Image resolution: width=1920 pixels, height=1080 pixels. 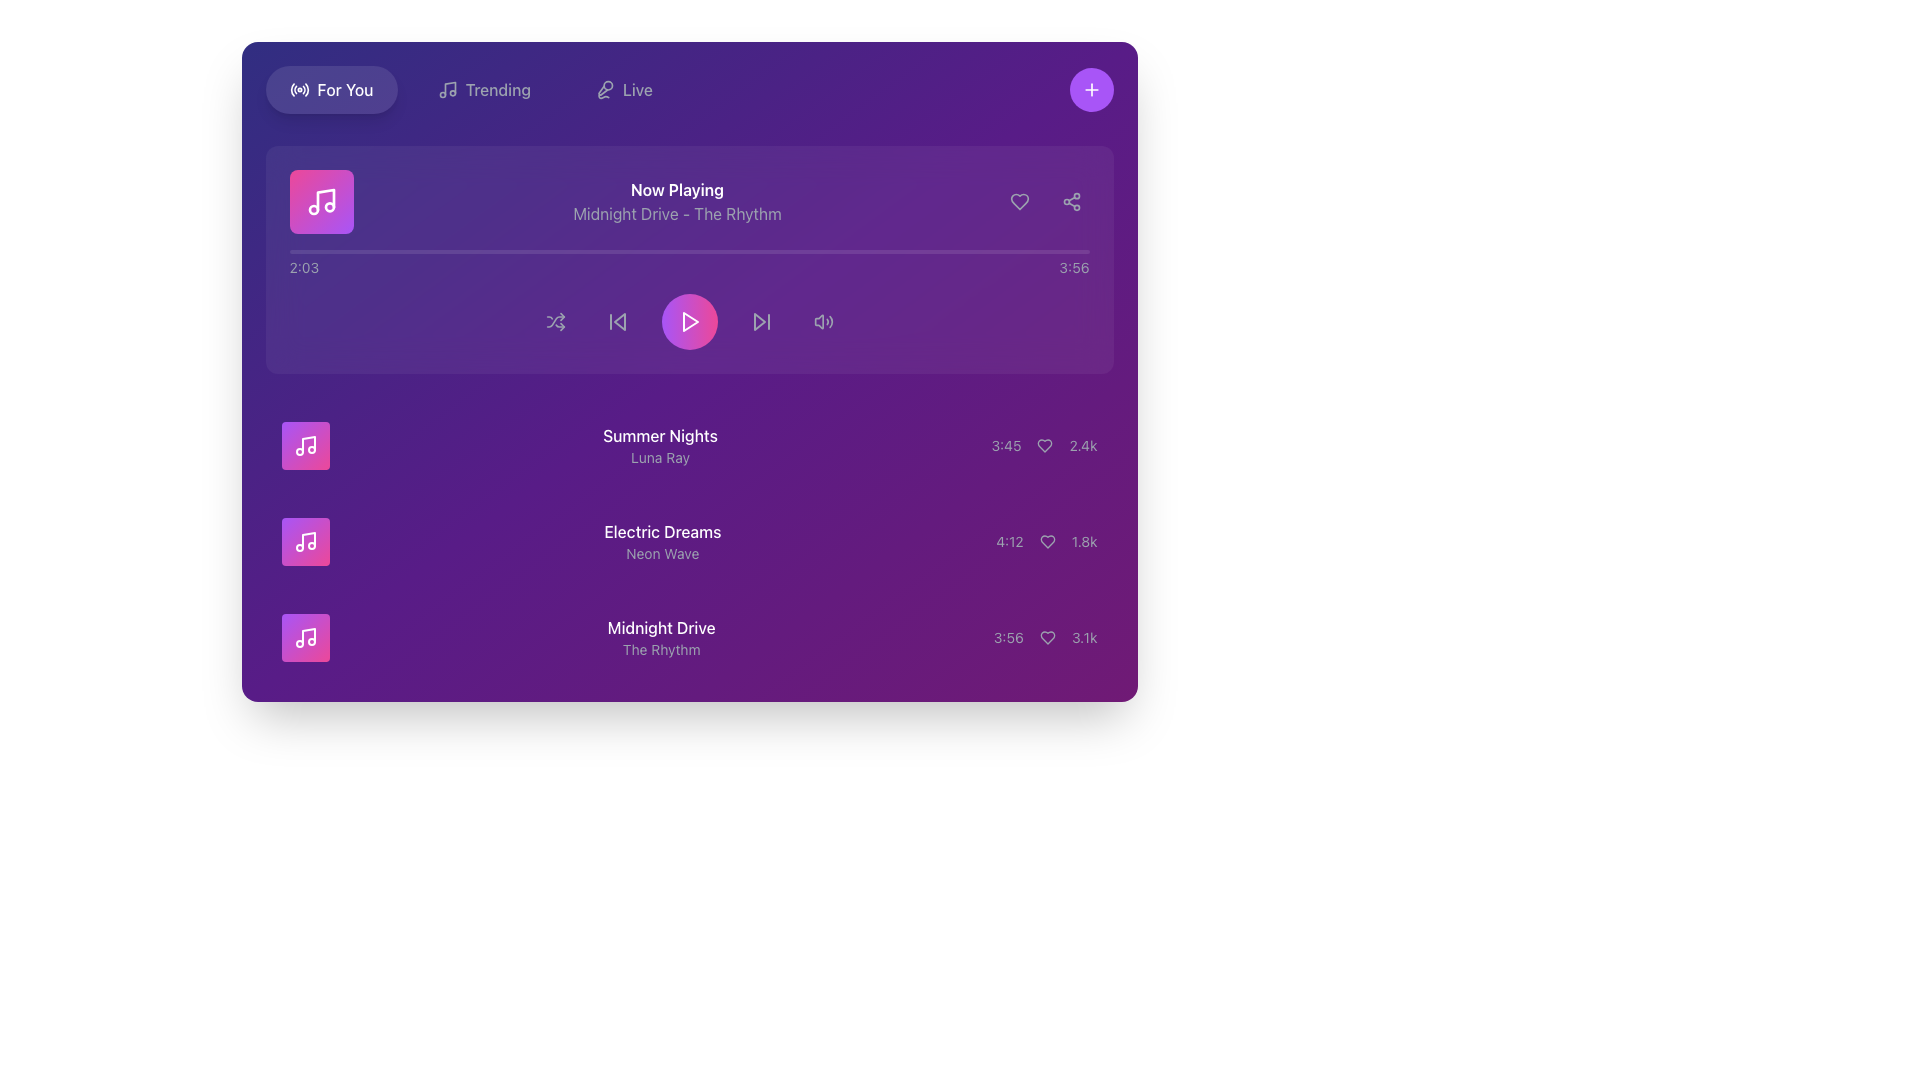 I want to click on playback position, so click(x=1008, y=250).